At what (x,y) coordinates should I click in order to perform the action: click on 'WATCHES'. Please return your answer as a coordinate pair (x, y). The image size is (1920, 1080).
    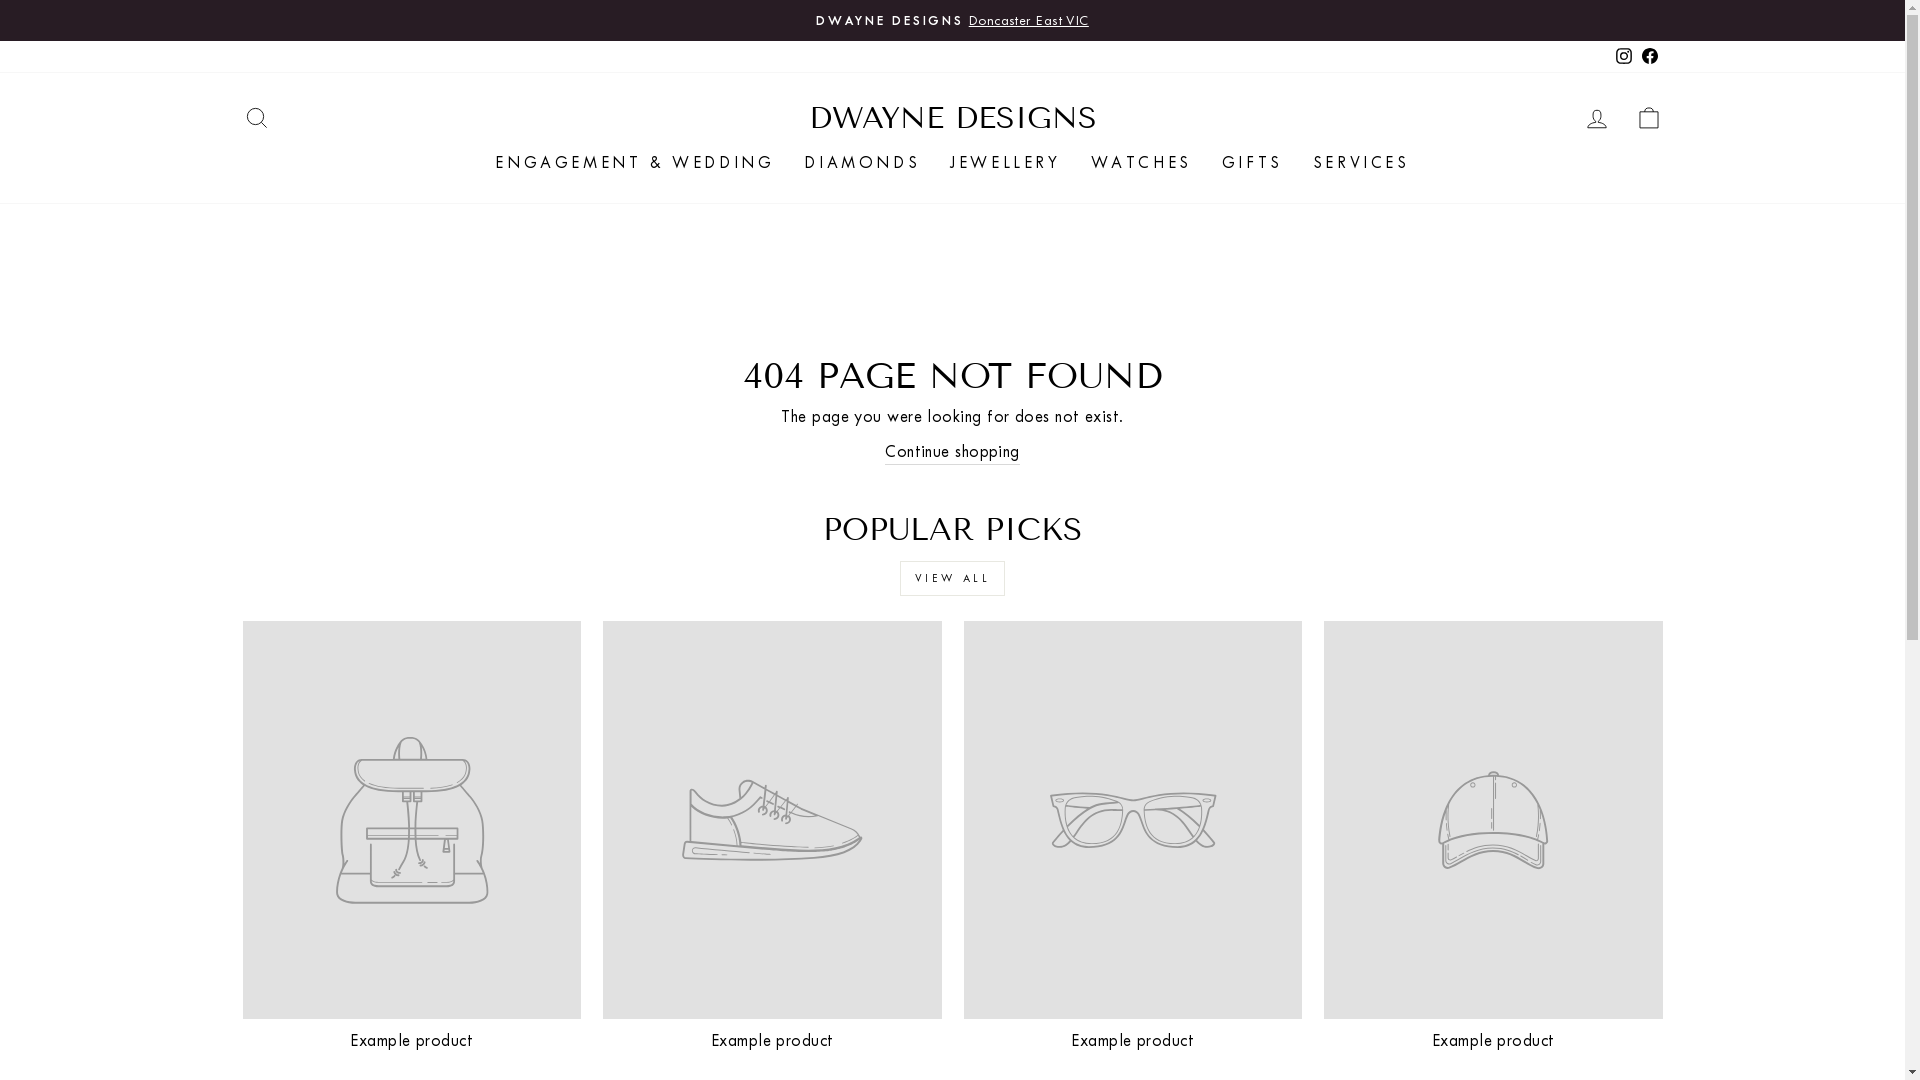
    Looking at the image, I should click on (1141, 161).